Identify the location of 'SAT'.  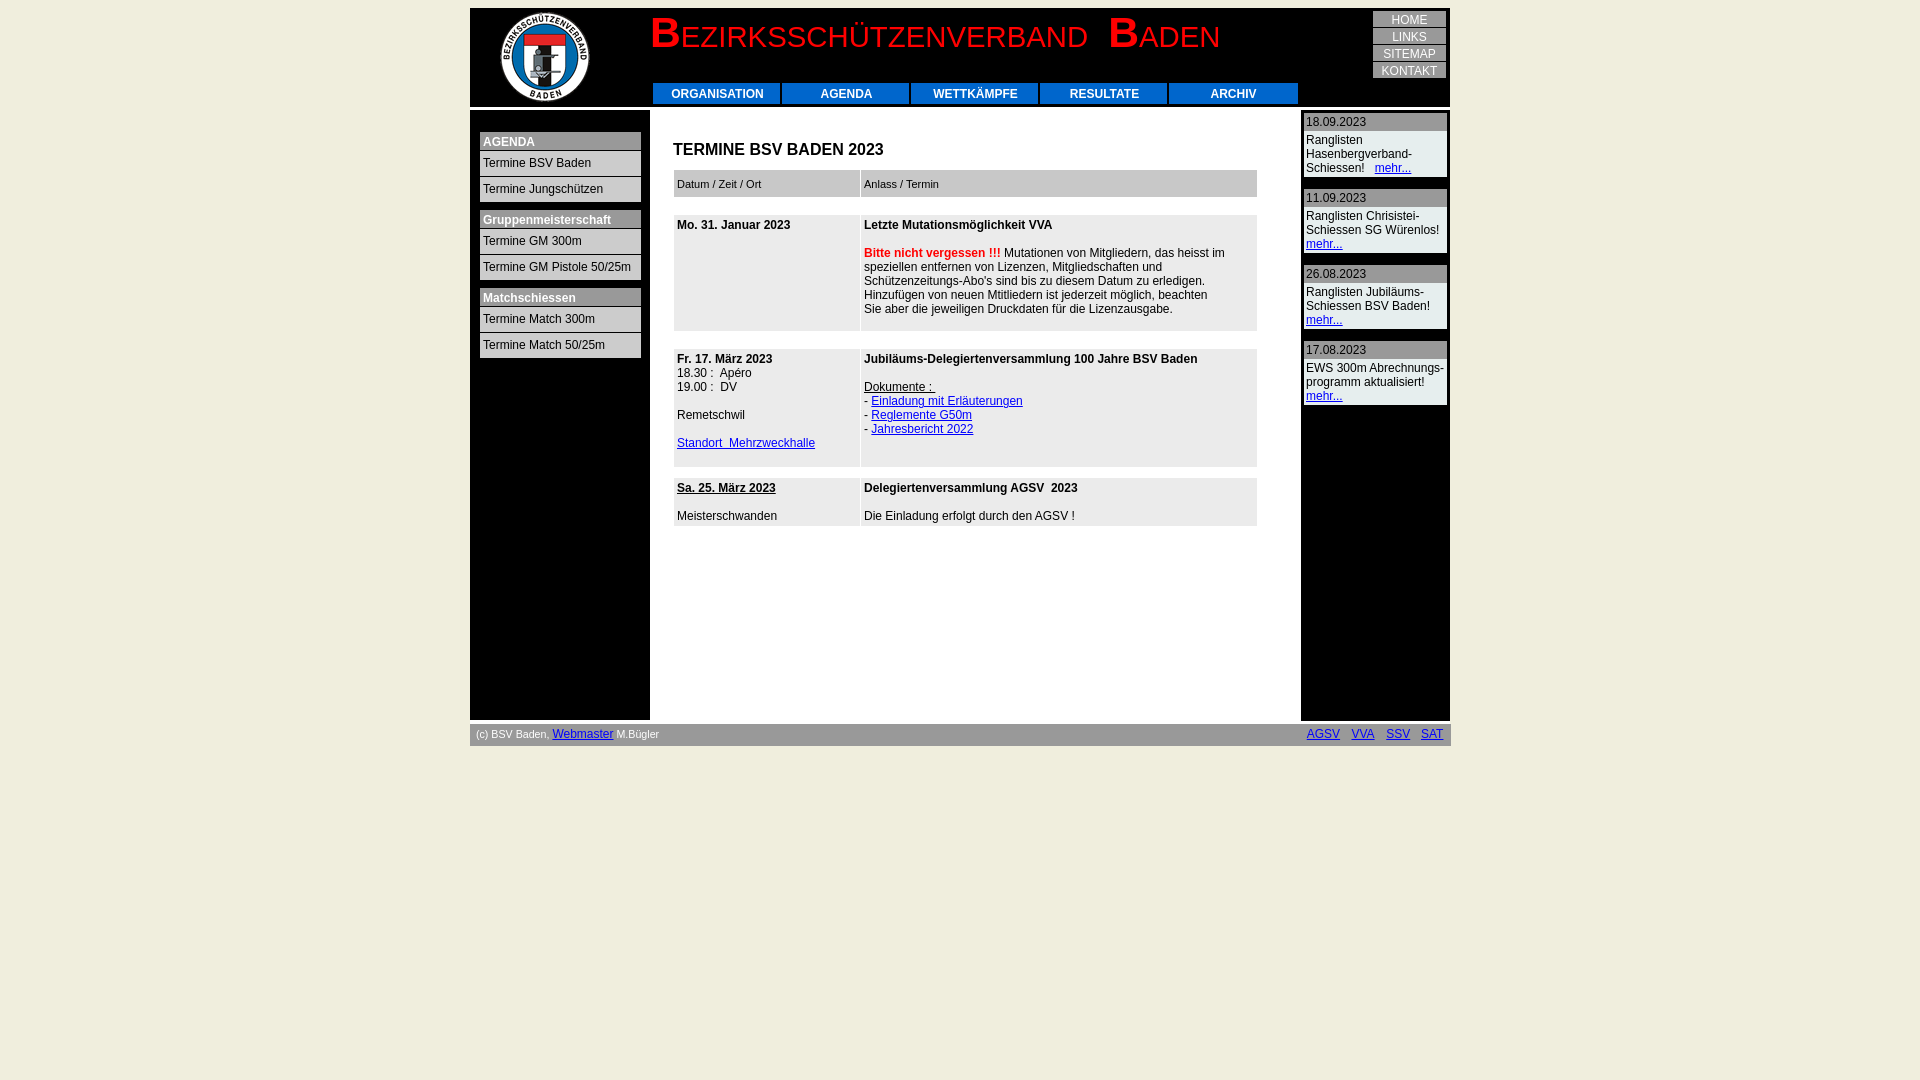
(1430, 733).